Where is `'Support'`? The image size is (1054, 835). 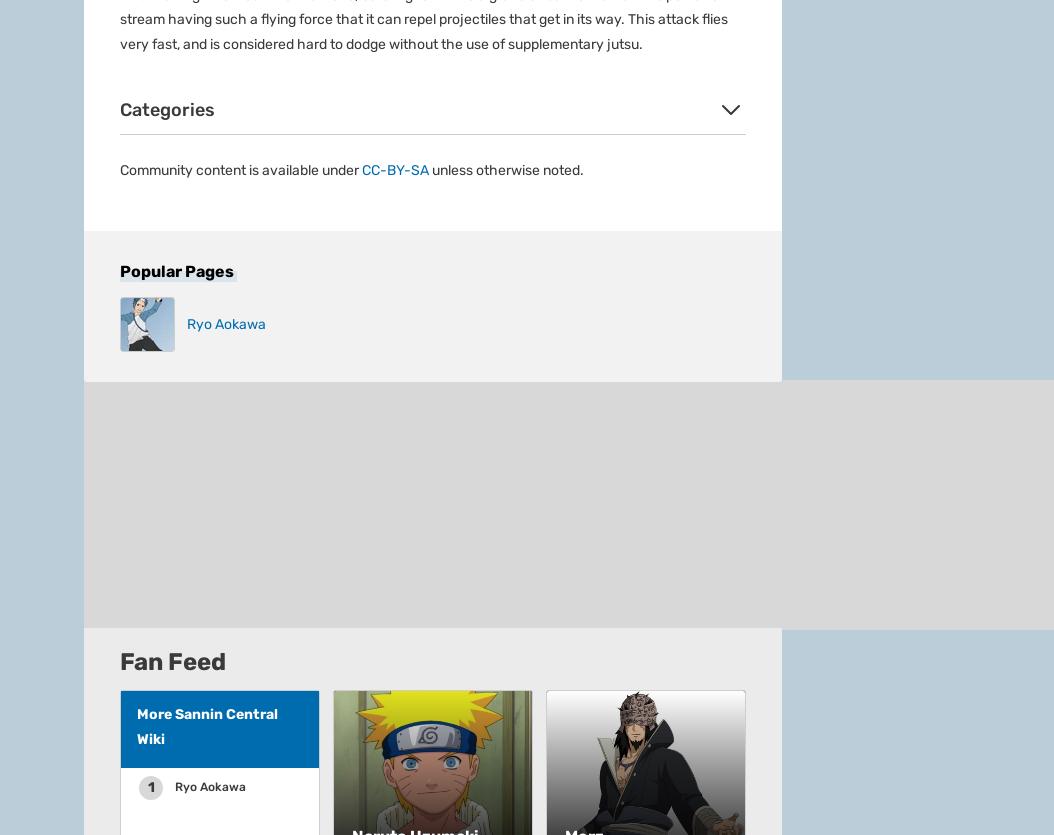 'Support' is located at coordinates (109, 98).